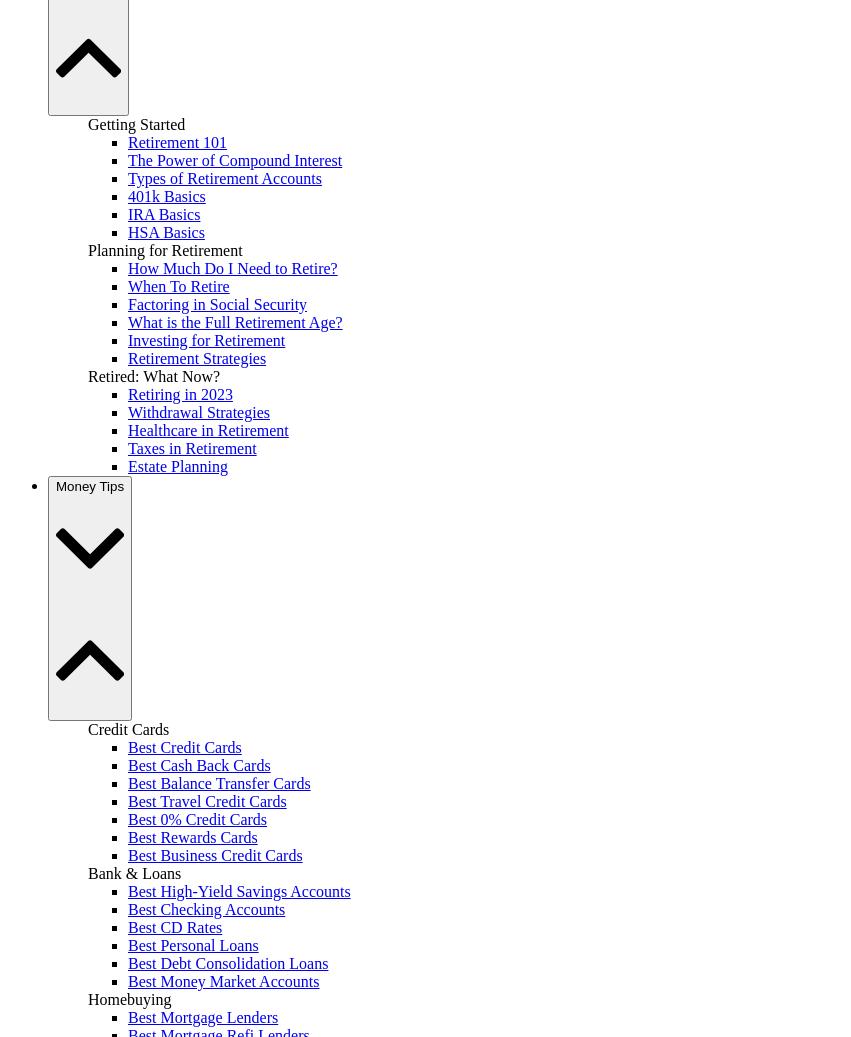 This screenshot has width=851, height=1037. Describe the element at coordinates (165, 230) in the screenshot. I see `'HSA Basics'` at that location.